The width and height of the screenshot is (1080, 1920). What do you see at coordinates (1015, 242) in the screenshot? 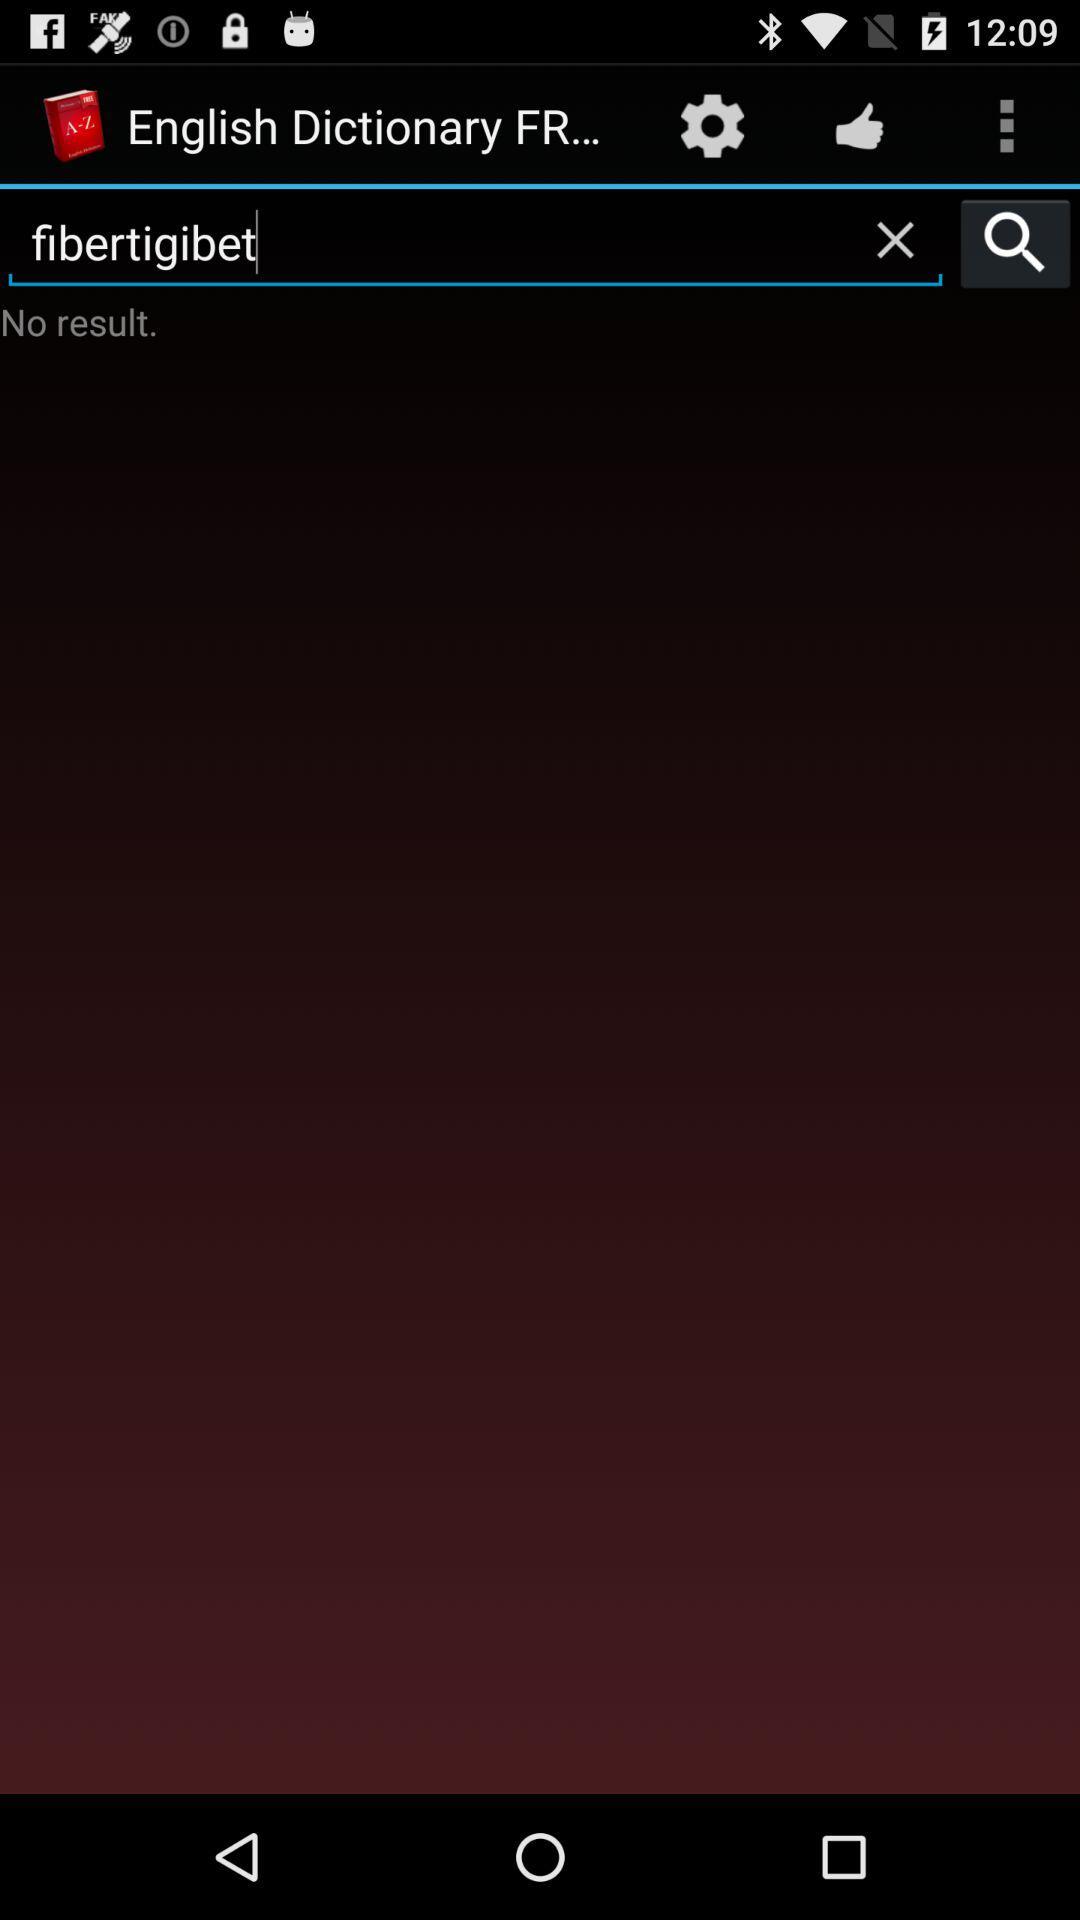
I see `the icon next to fibertigibet` at bounding box center [1015, 242].